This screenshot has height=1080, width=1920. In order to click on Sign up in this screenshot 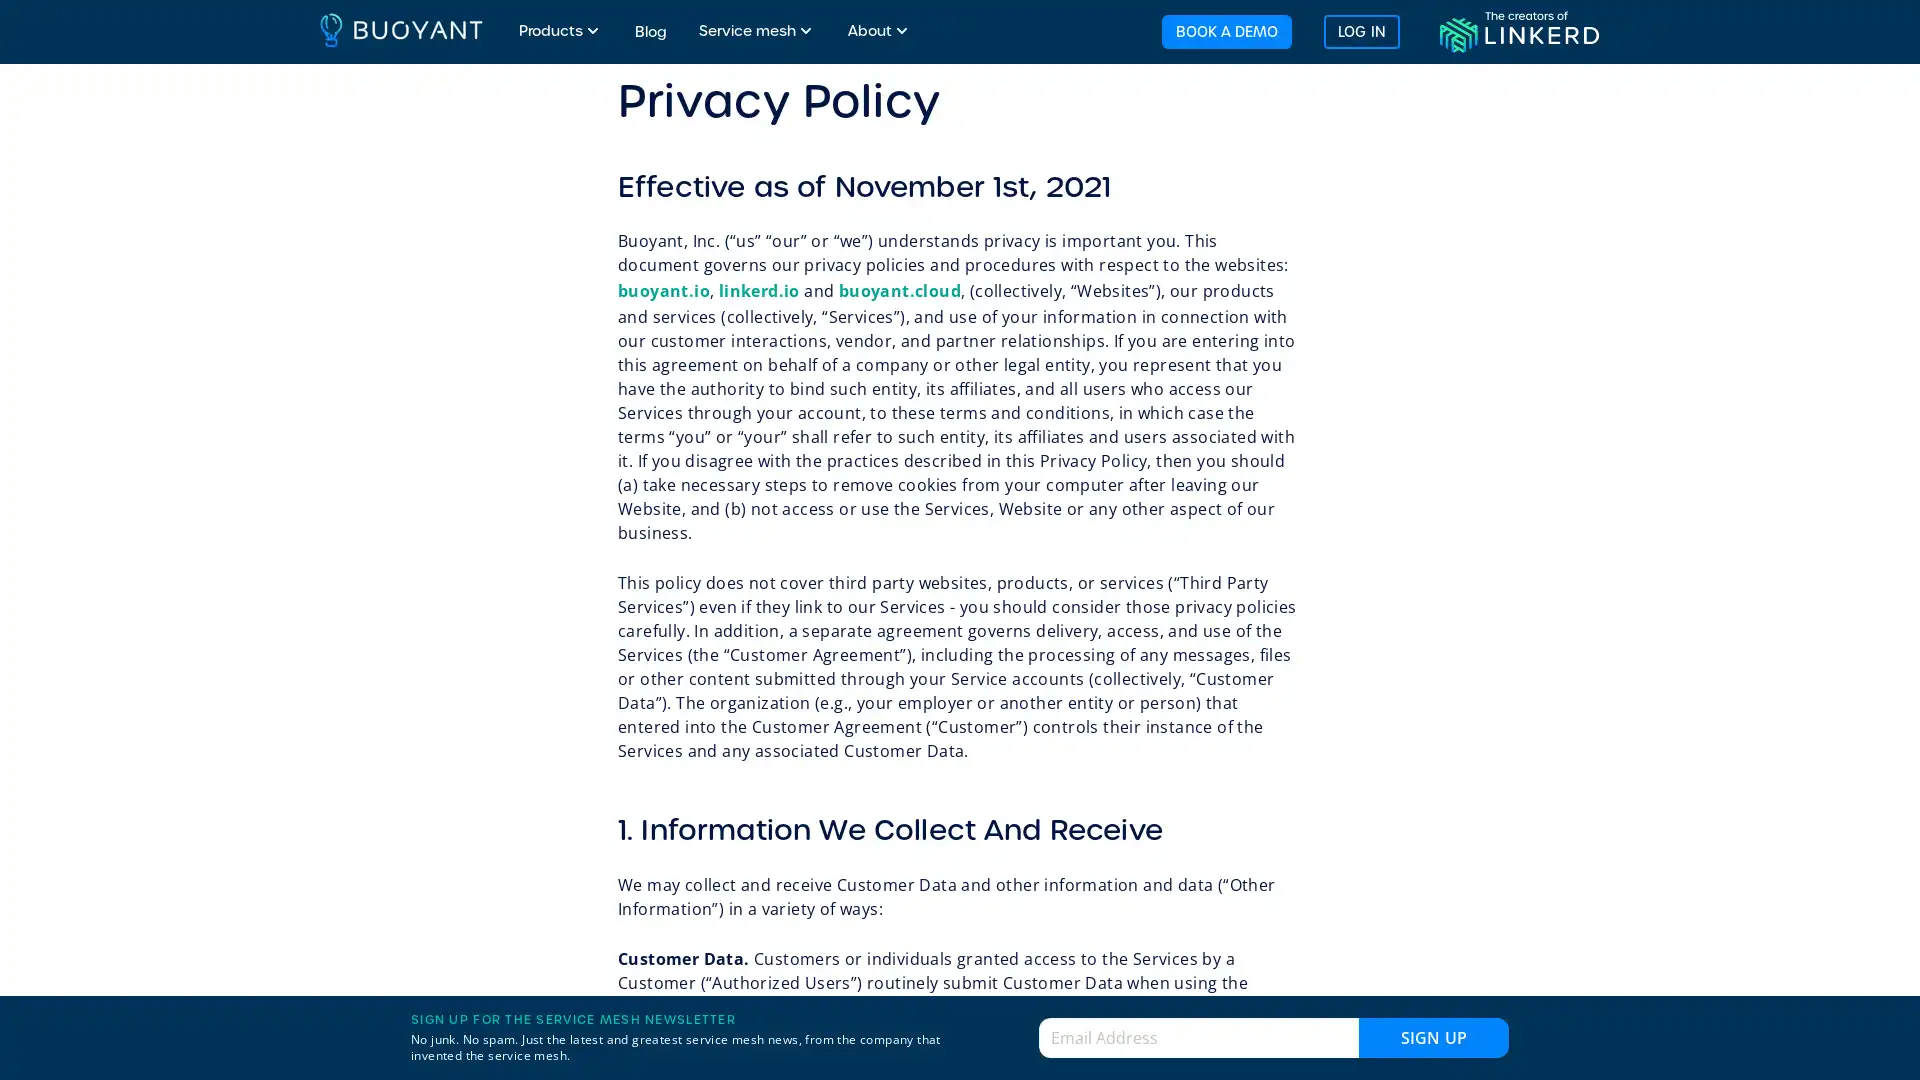, I will do `click(1433, 1036)`.